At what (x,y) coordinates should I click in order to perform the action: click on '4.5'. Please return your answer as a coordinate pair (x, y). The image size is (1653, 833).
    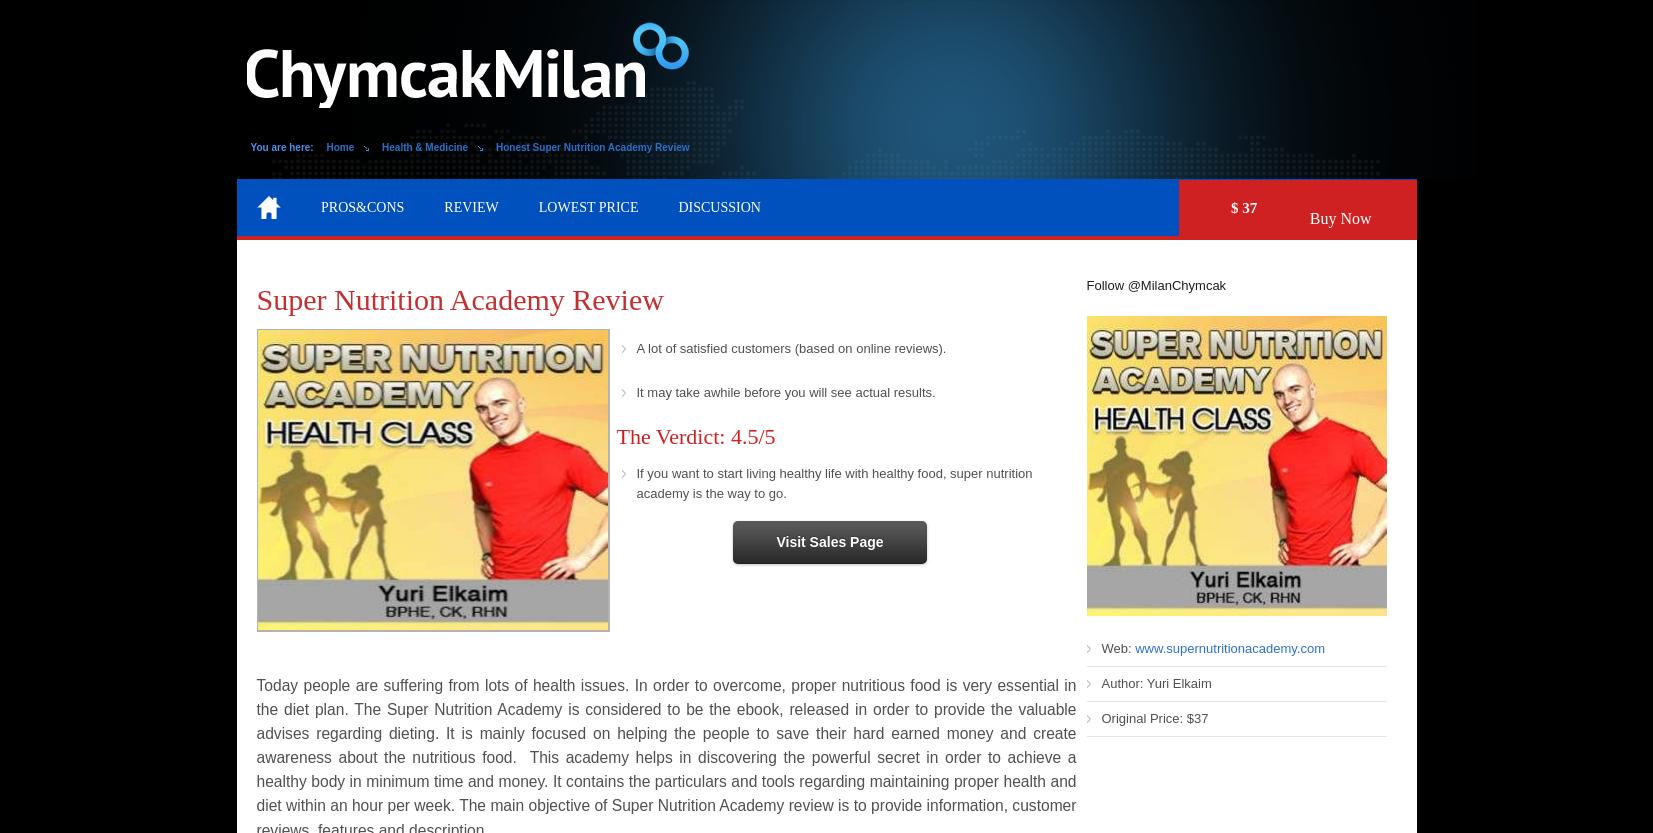
    Looking at the image, I should click on (728, 434).